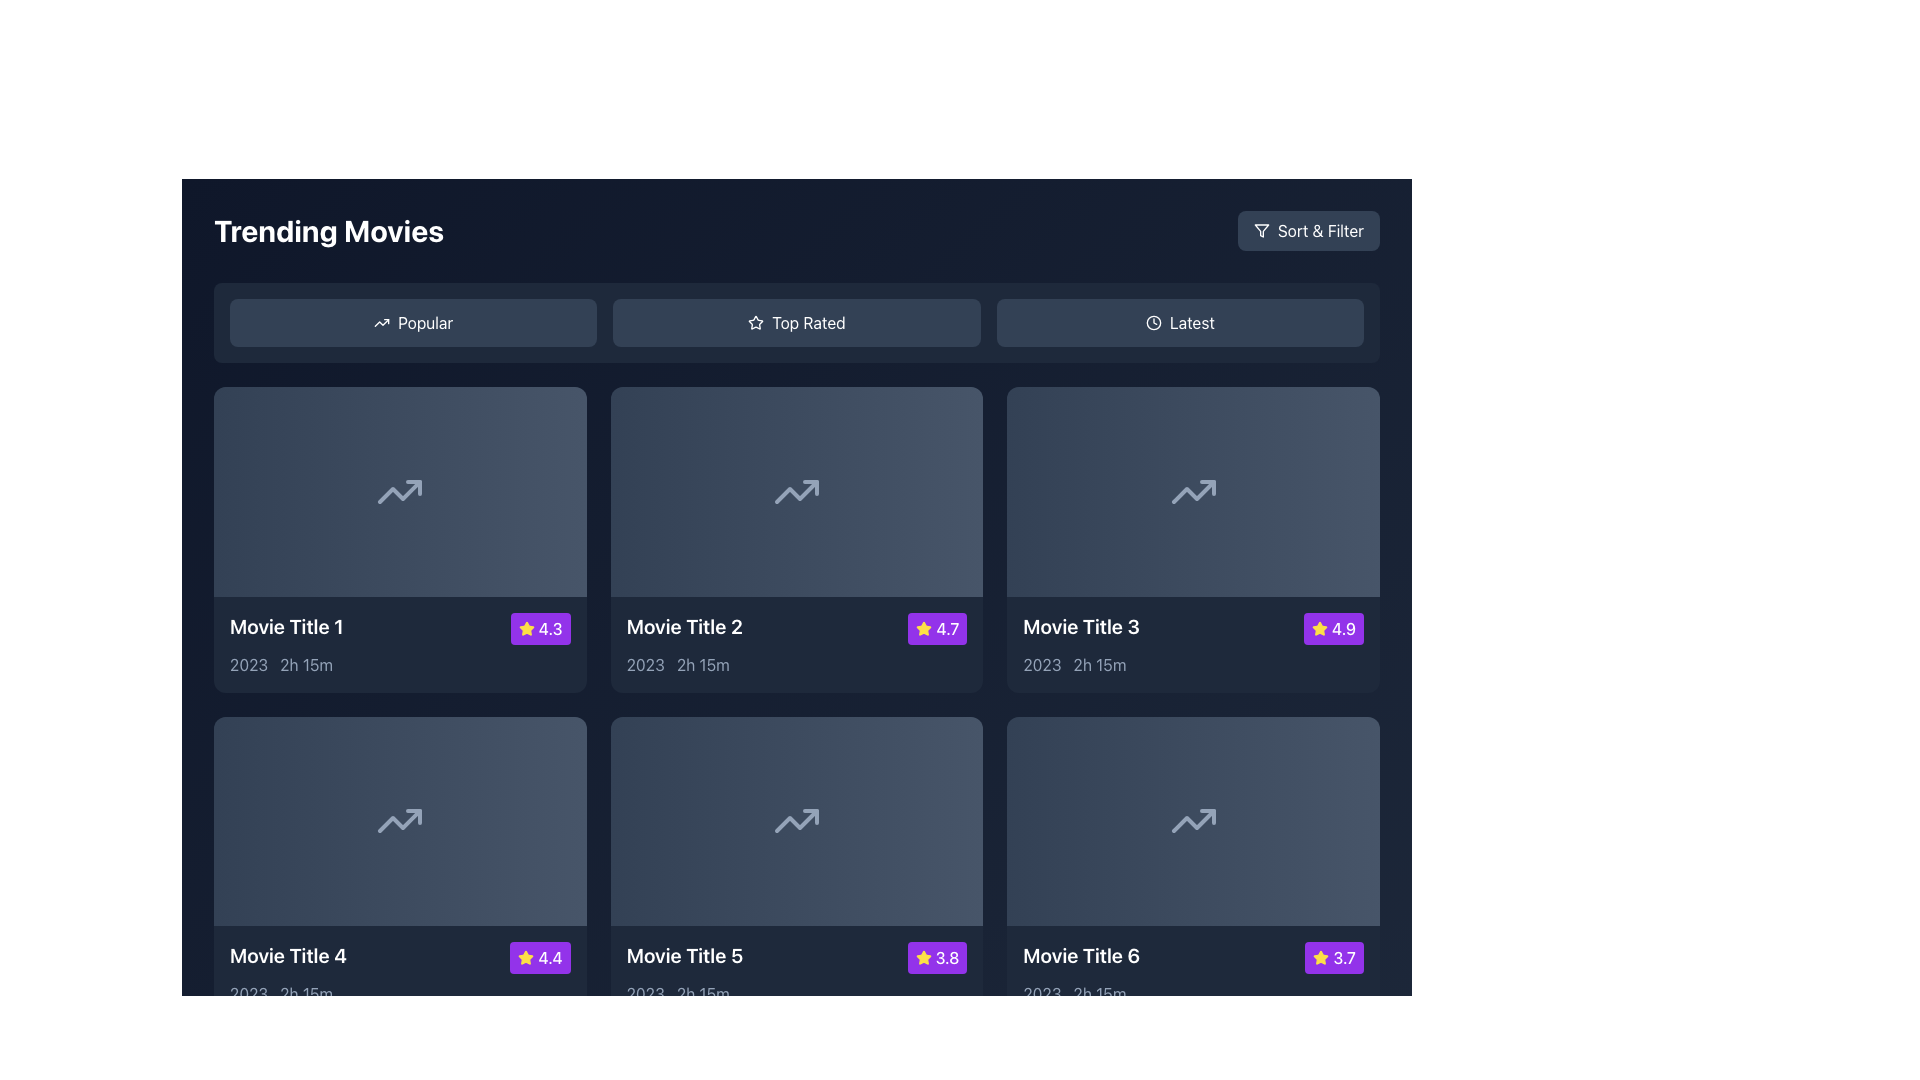  What do you see at coordinates (808, 322) in the screenshot?
I see `the 'Top Rated' text label within the button` at bounding box center [808, 322].